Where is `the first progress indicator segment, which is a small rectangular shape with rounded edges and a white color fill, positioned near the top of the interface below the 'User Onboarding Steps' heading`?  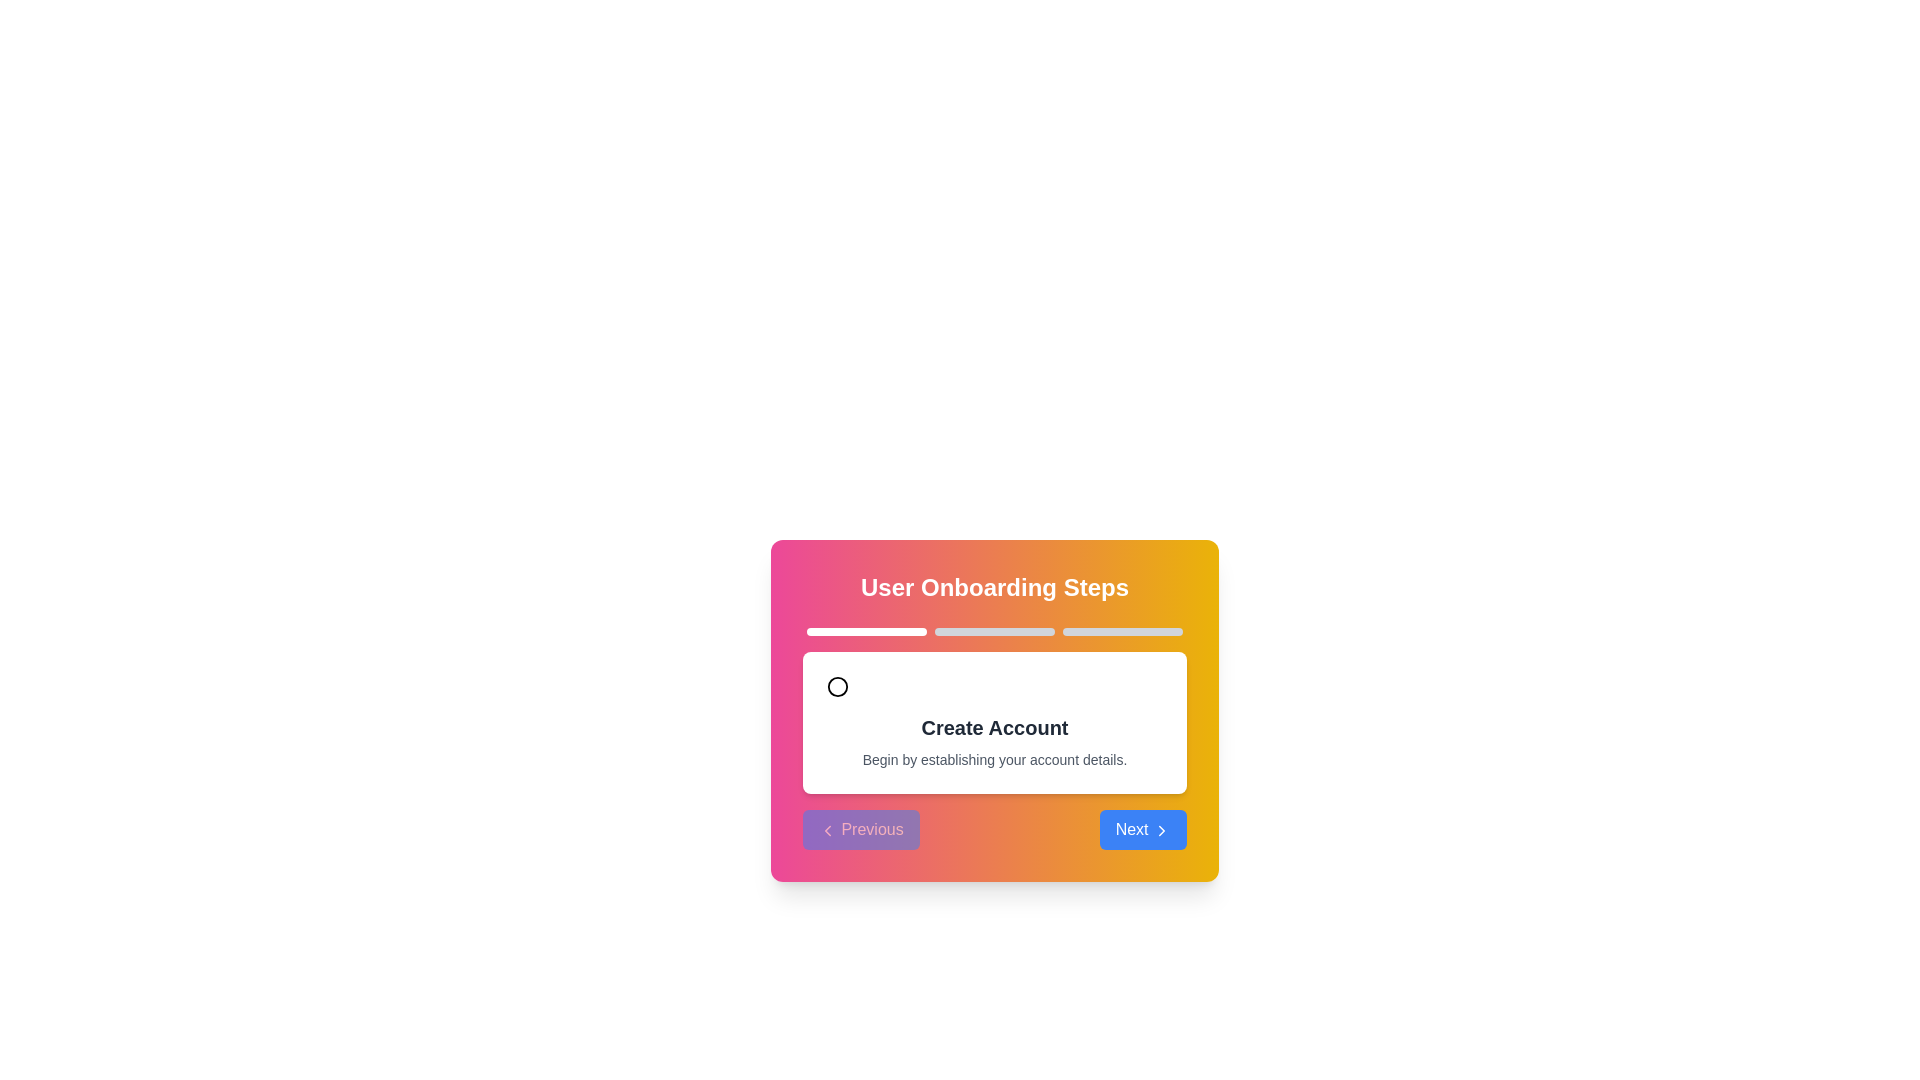 the first progress indicator segment, which is a small rectangular shape with rounded edges and a white color fill, positioned near the top of the interface below the 'User Onboarding Steps' heading is located at coordinates (867, 632).